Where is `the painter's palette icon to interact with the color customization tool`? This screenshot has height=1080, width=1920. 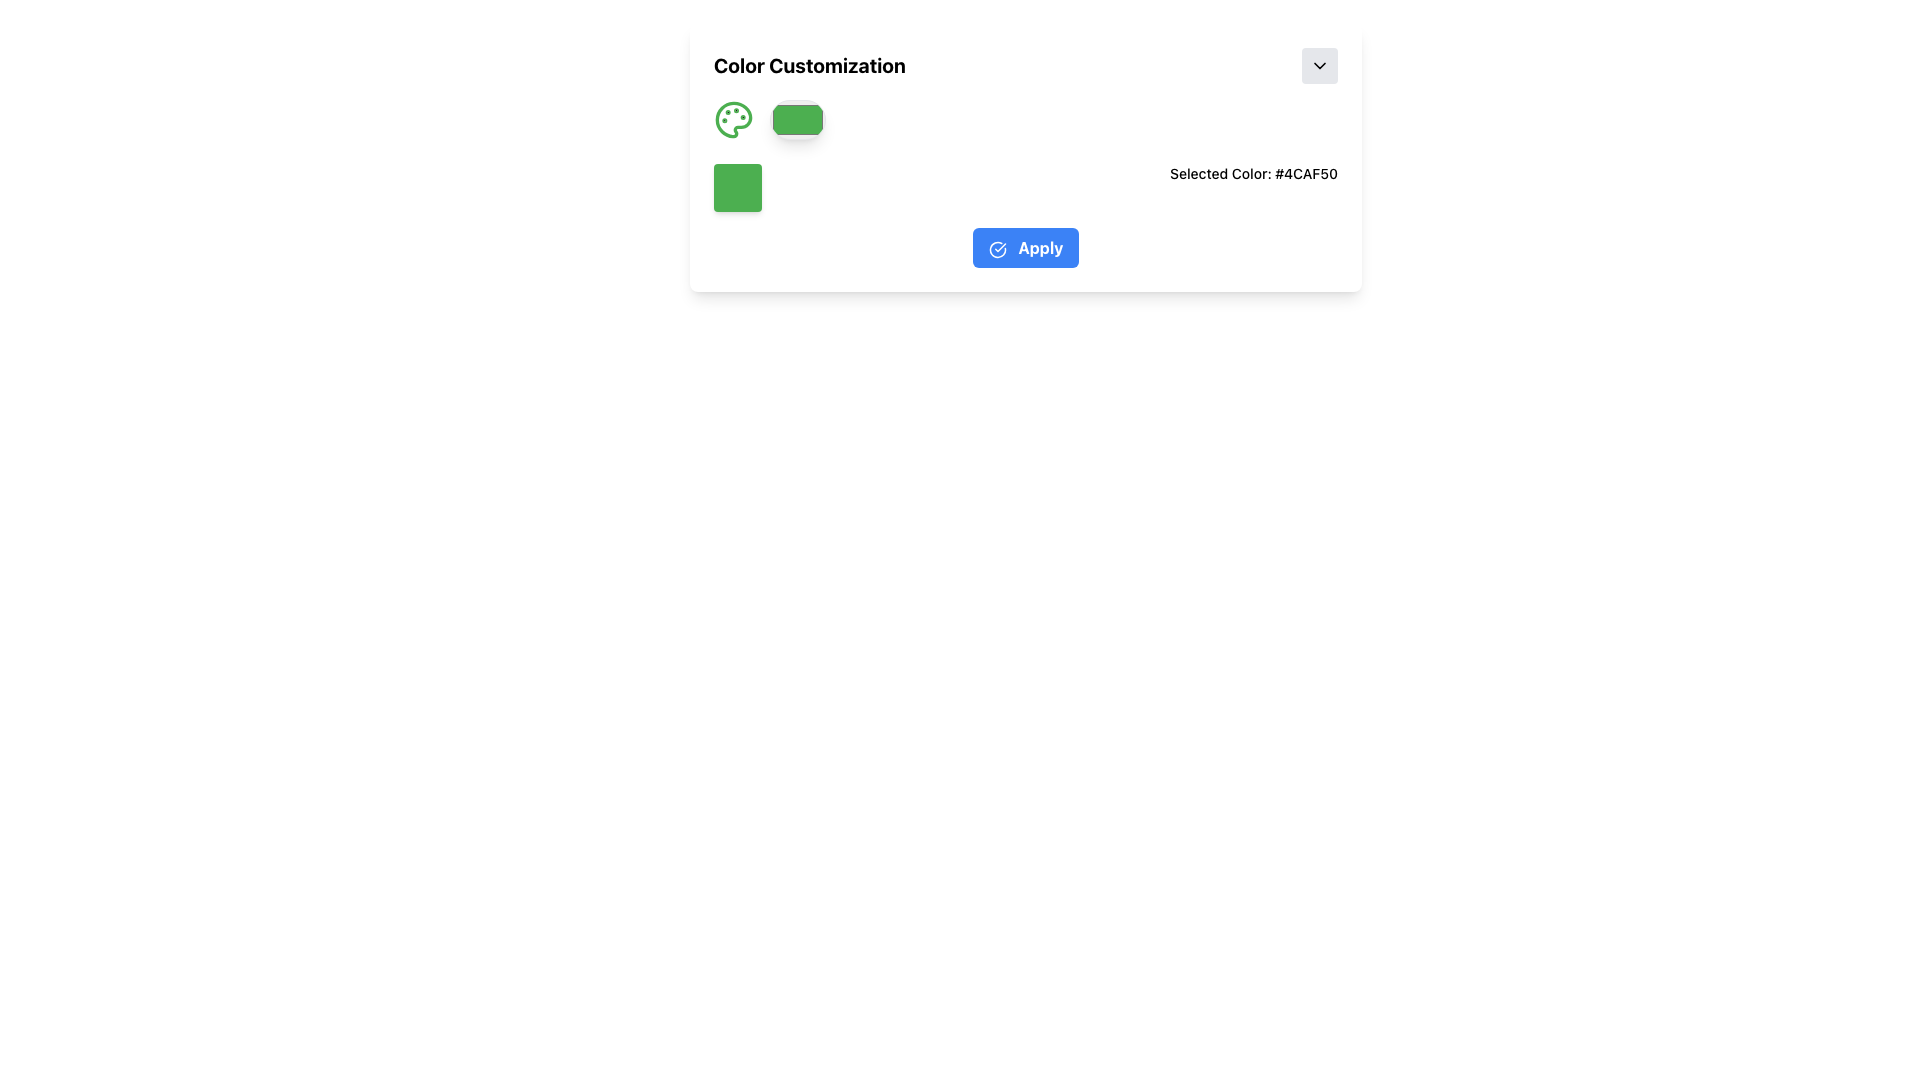 the painter's palette icon to interact with the color customization tool is located at coordinates (733, 119).